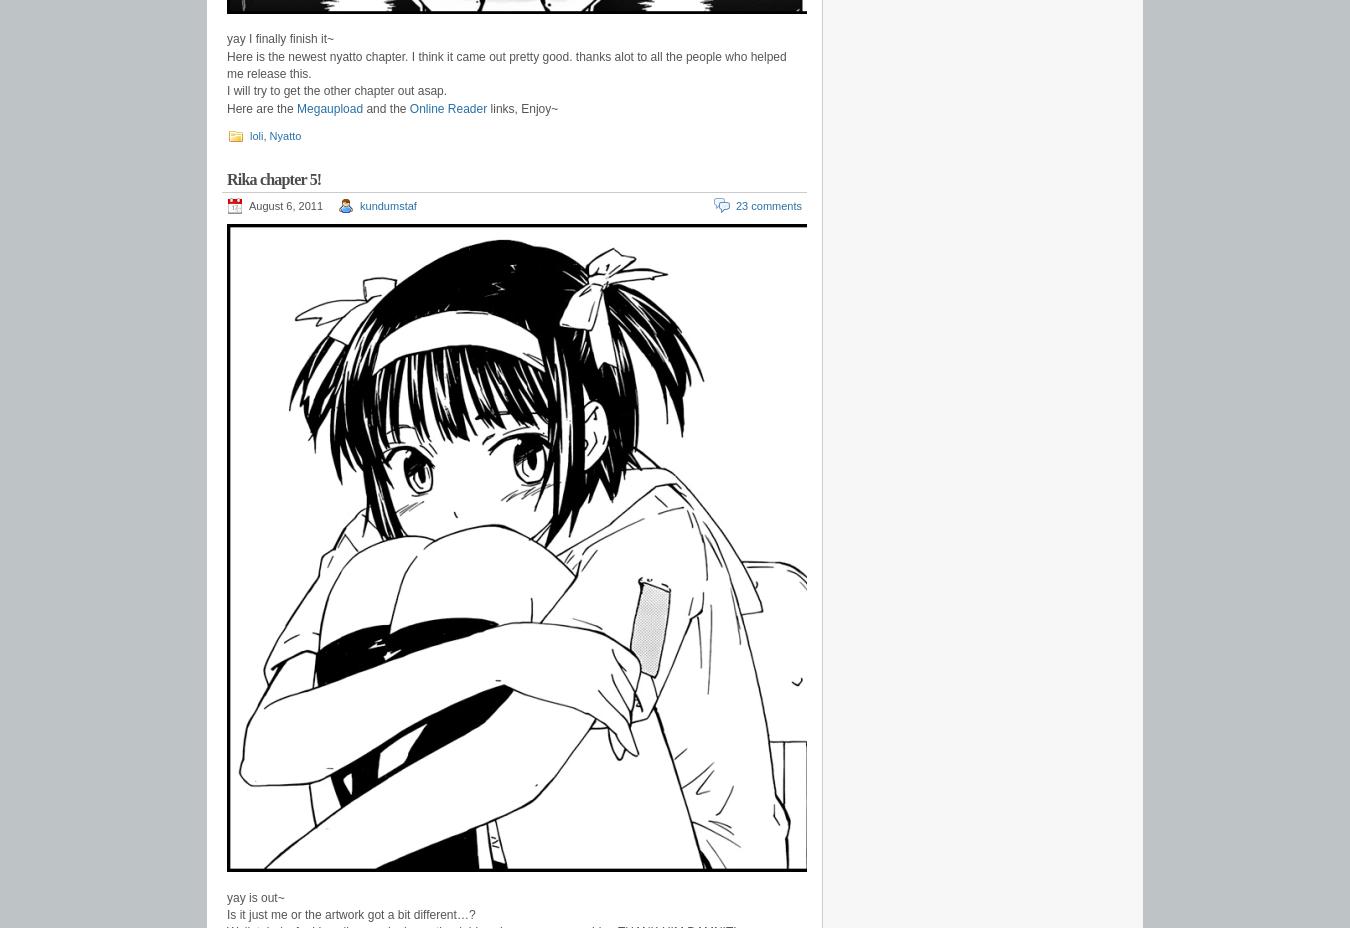 This screenshot has width=1350, height=928. What do you see at coordinates (254, 897) in the screenshot?
I see `'yay is out~'` at bounding box center [254, 897].